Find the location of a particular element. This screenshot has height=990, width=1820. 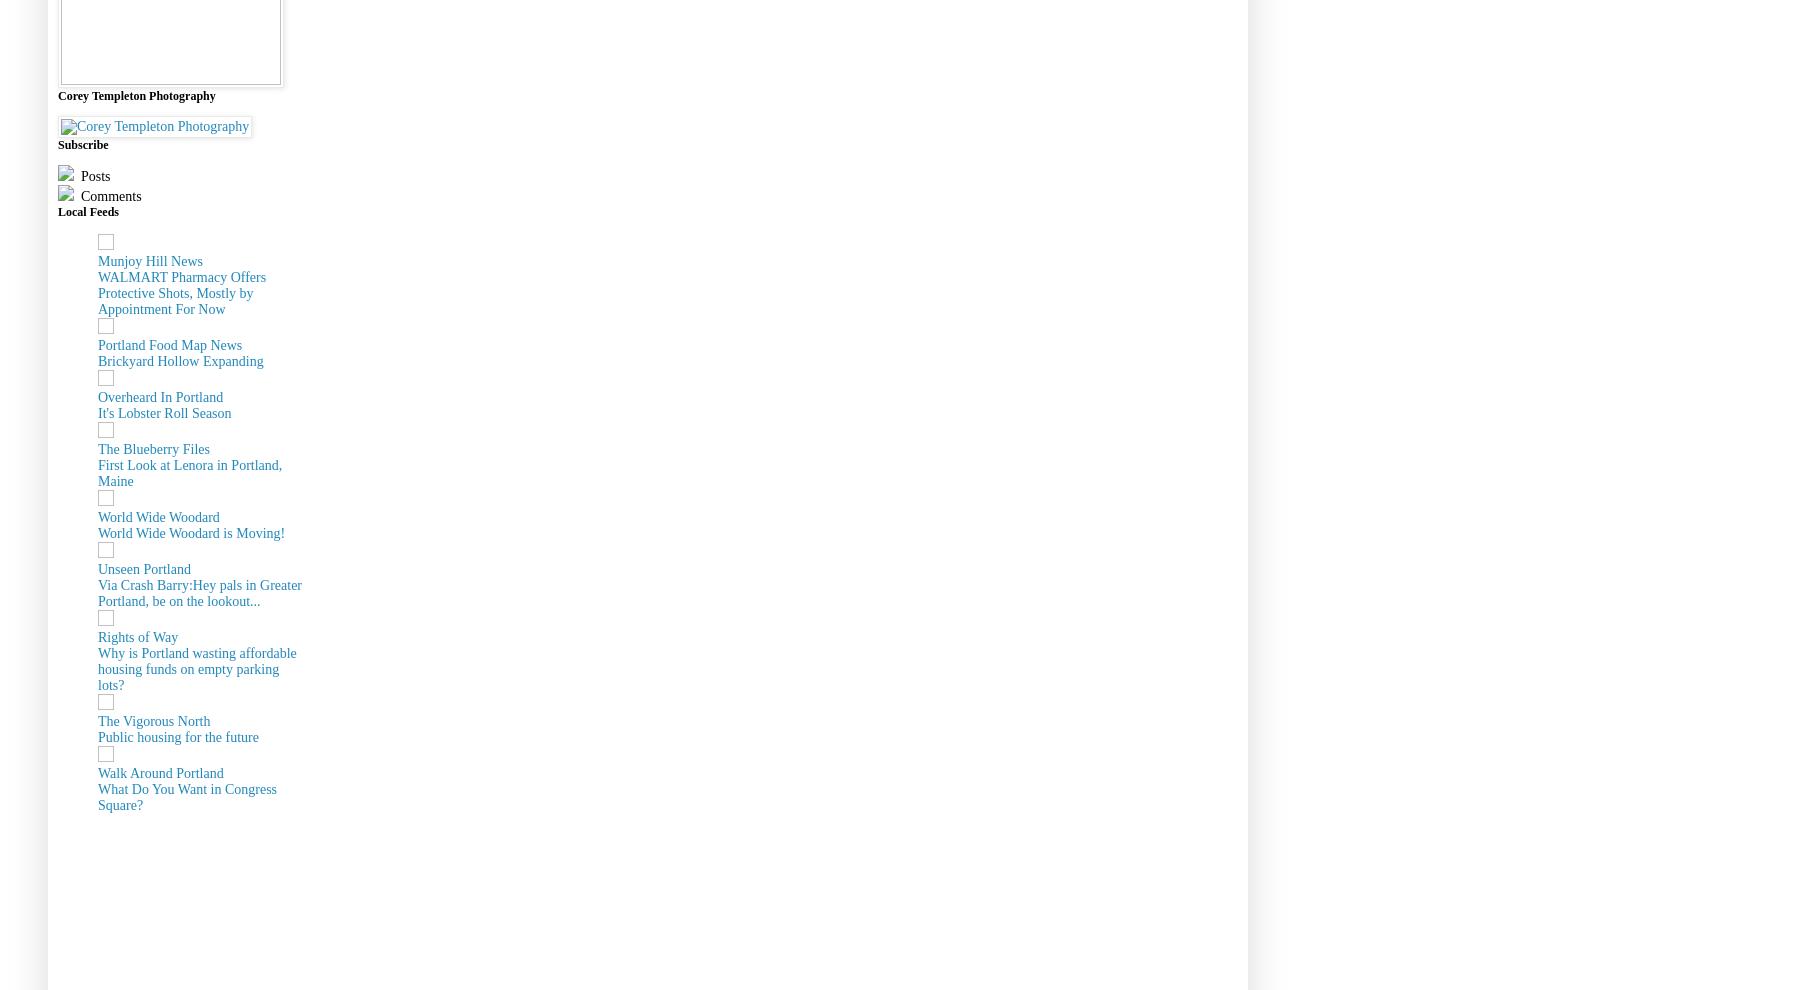

'Local Feeds' is located at coordinates (88, 209).